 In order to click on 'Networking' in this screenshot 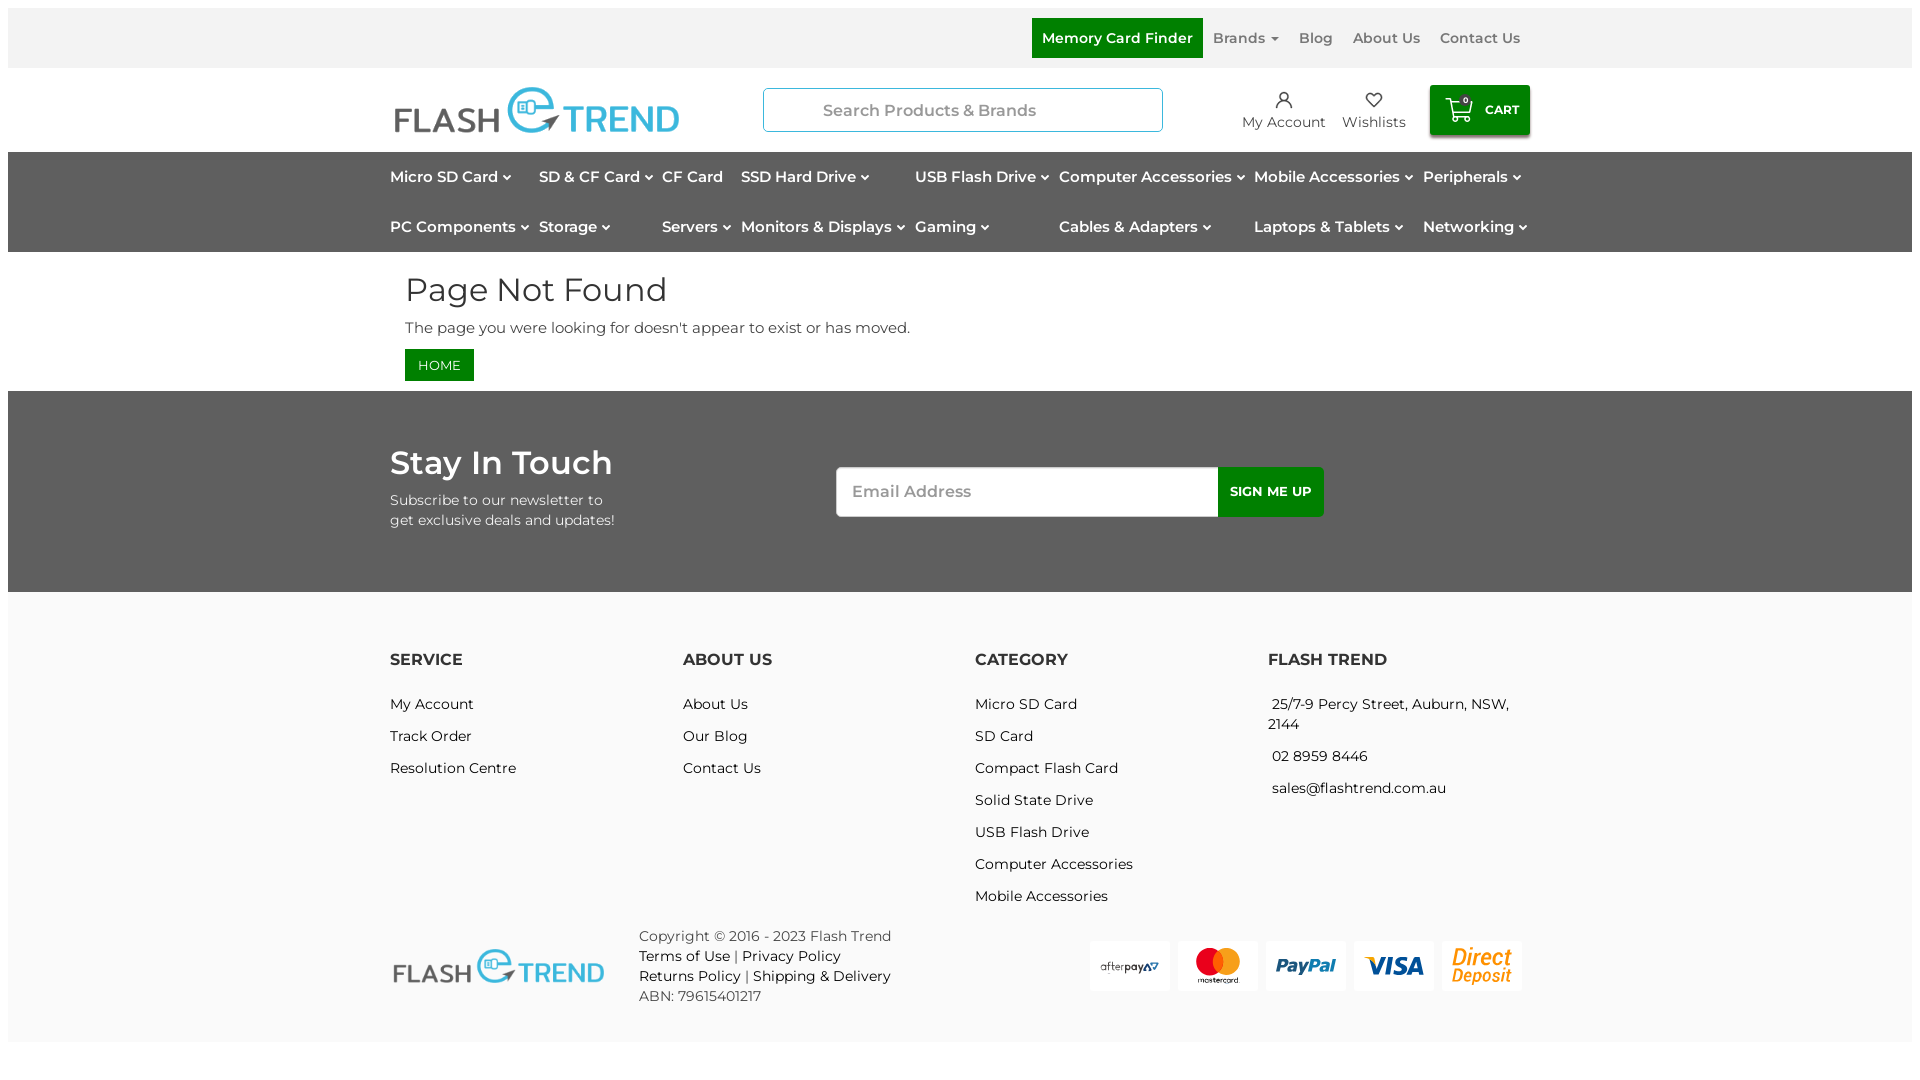, I will do `click(1476, 226)`.